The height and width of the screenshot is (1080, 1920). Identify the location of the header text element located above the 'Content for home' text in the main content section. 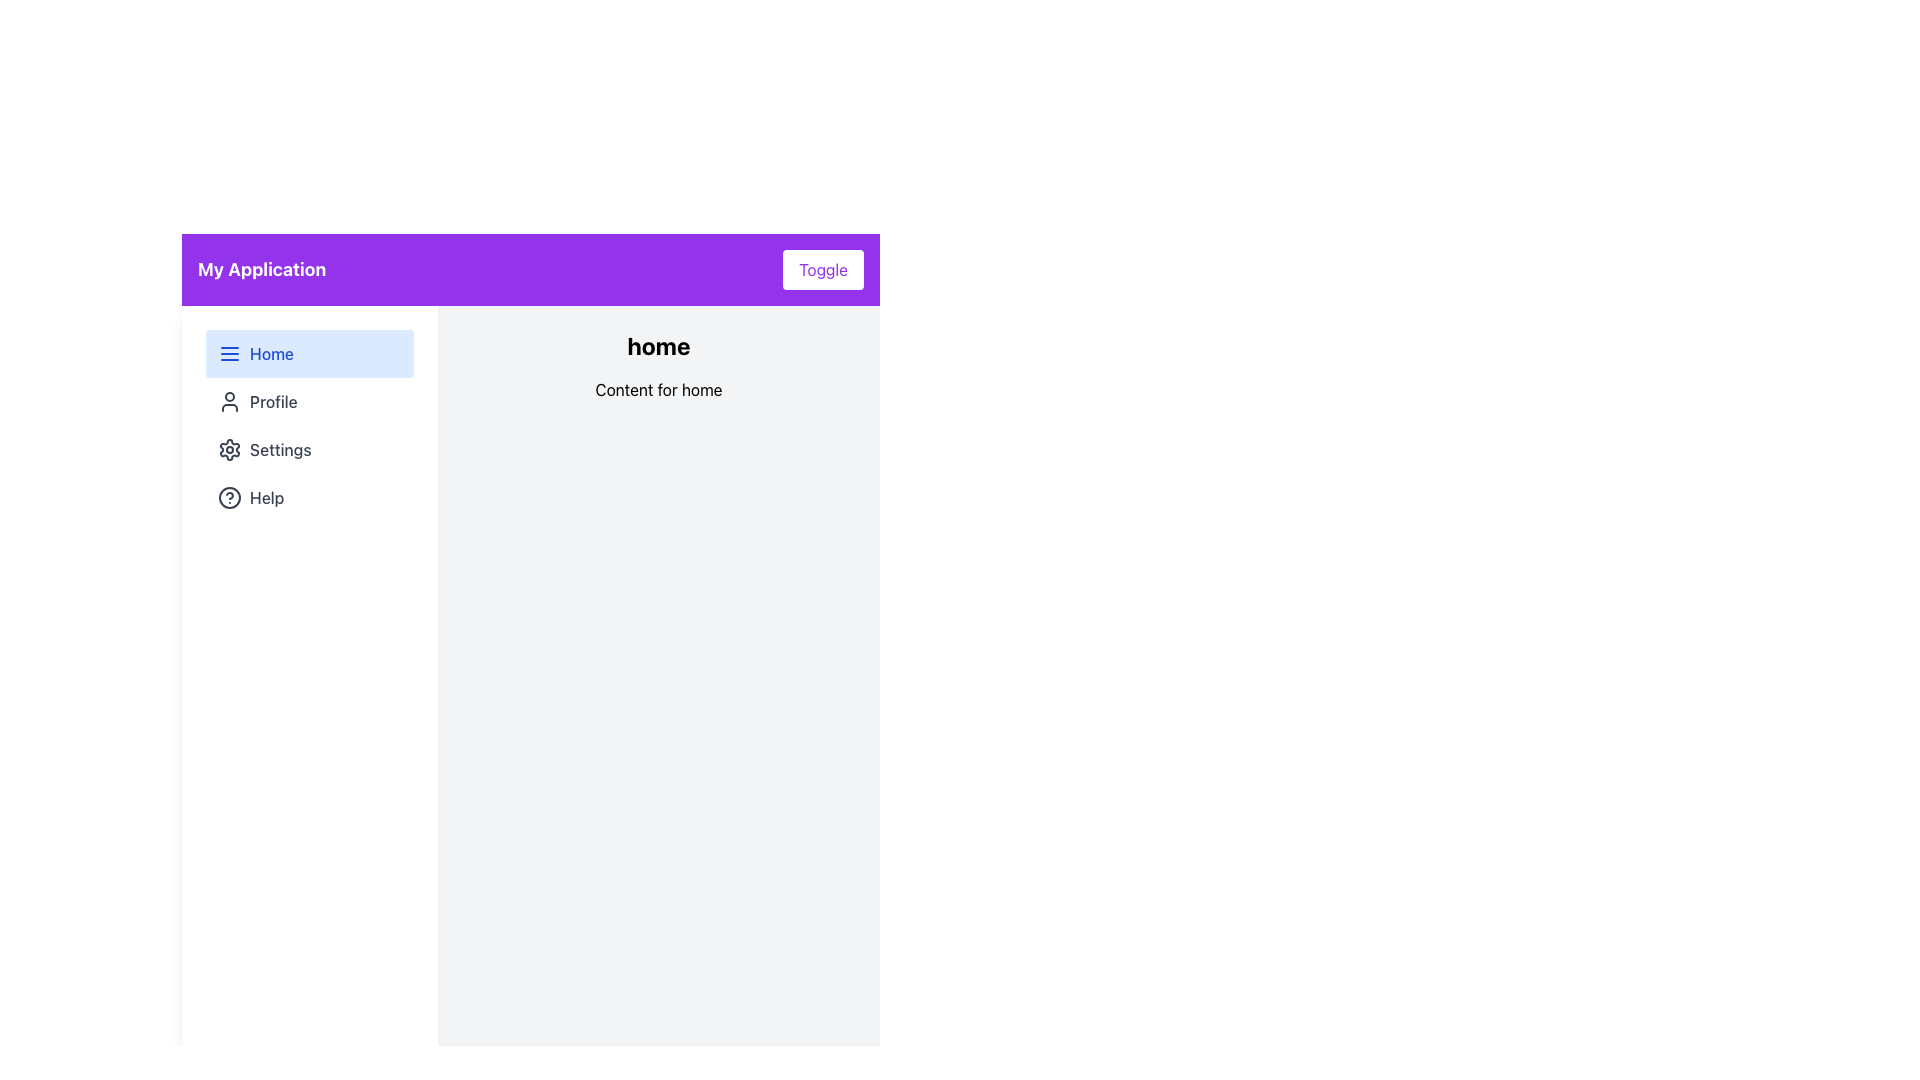
(658, 345).